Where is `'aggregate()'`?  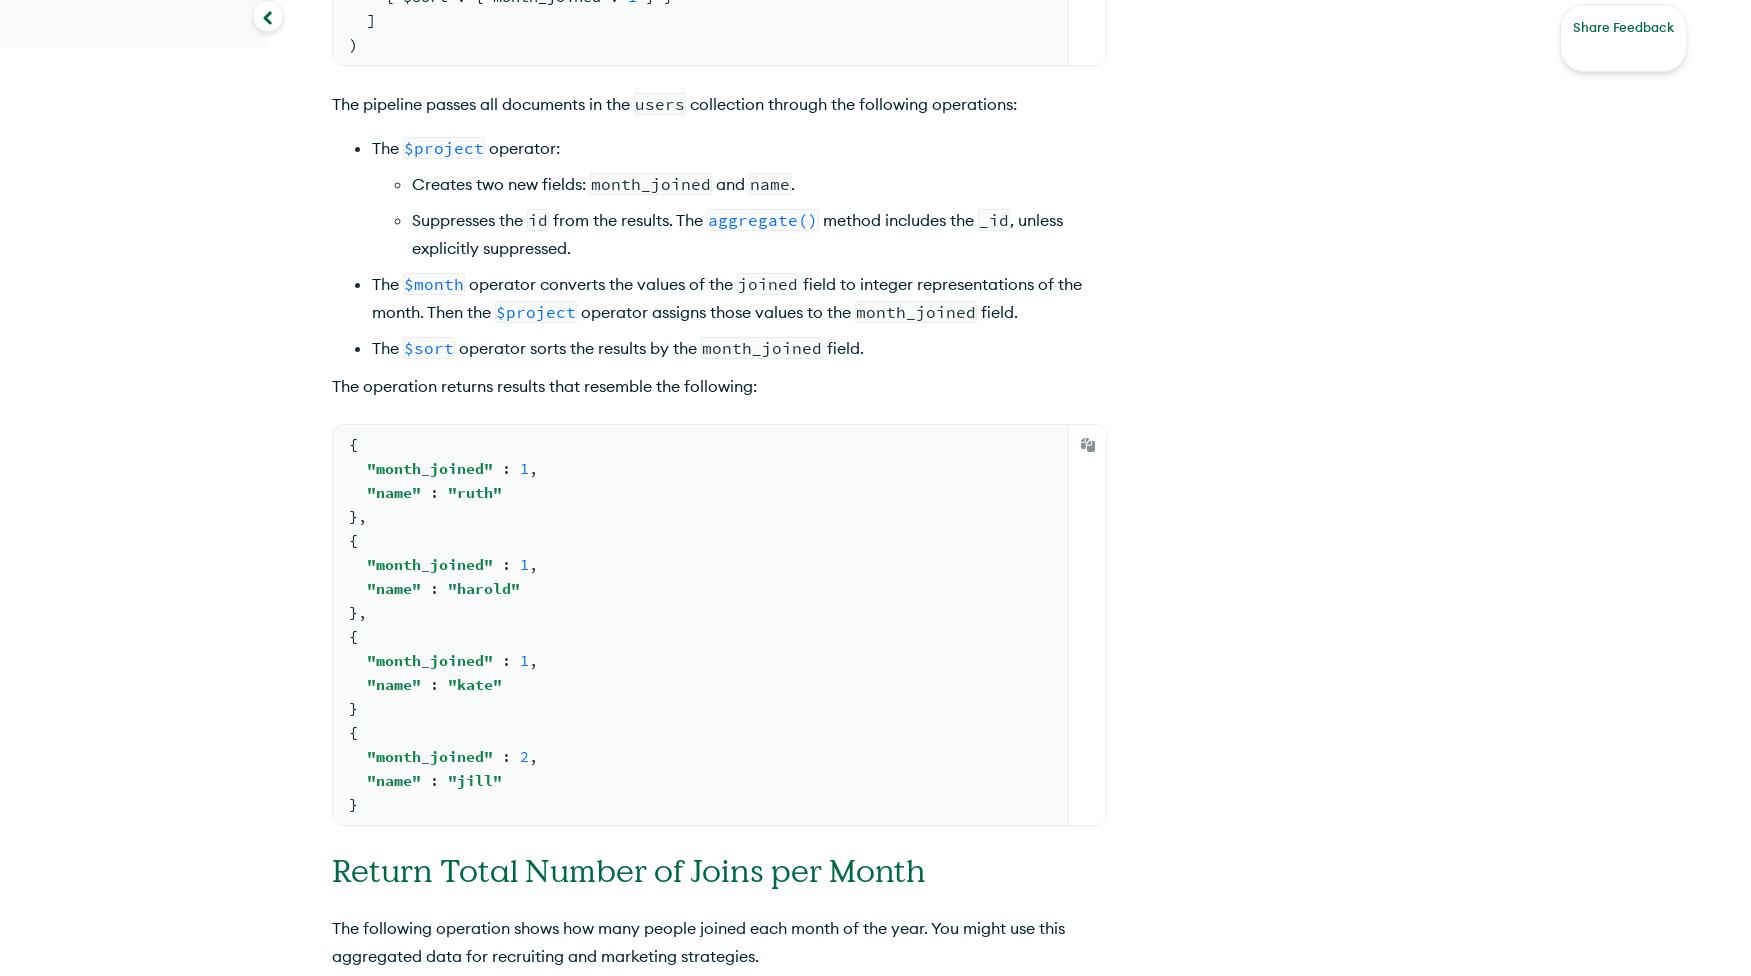
'aggregate()' is located at coordinates (707, 218).